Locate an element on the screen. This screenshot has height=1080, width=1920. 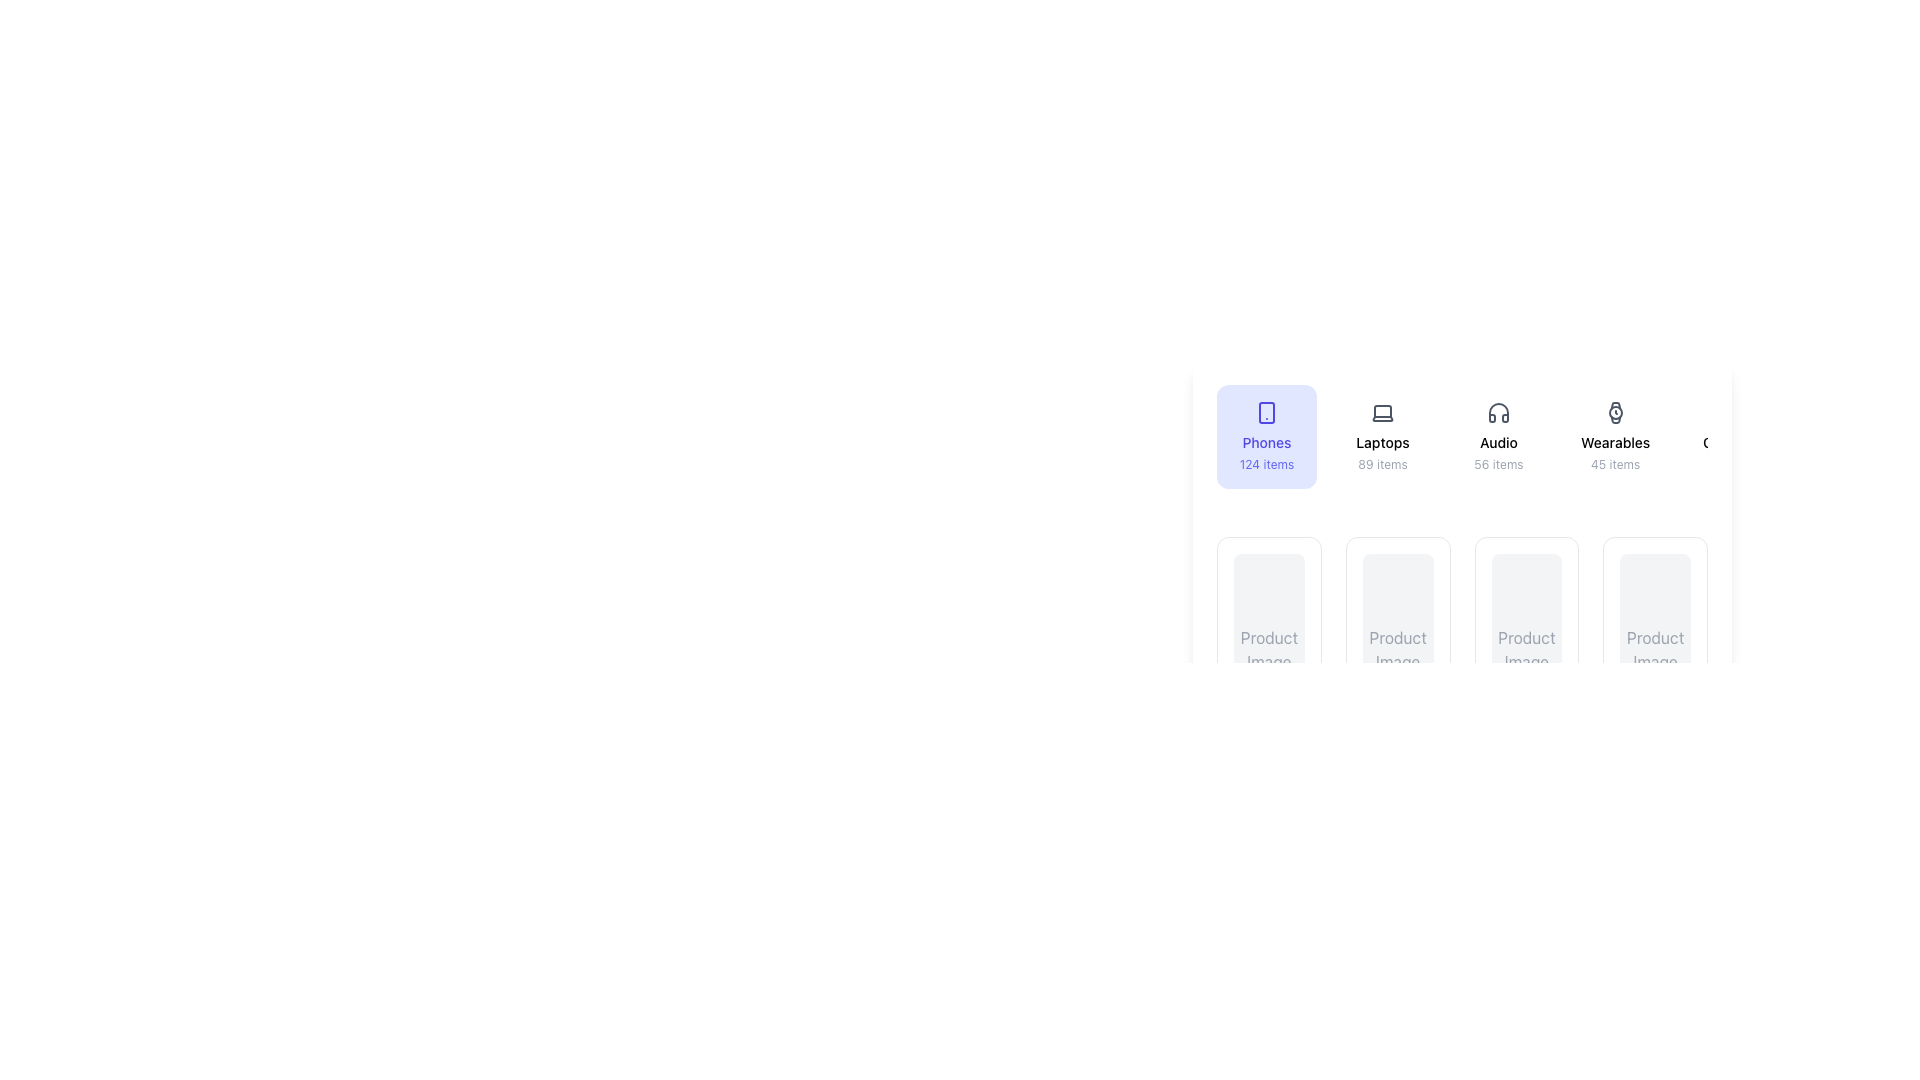
the button labeled 'Laptops' is located at coordinates (1381, 435).